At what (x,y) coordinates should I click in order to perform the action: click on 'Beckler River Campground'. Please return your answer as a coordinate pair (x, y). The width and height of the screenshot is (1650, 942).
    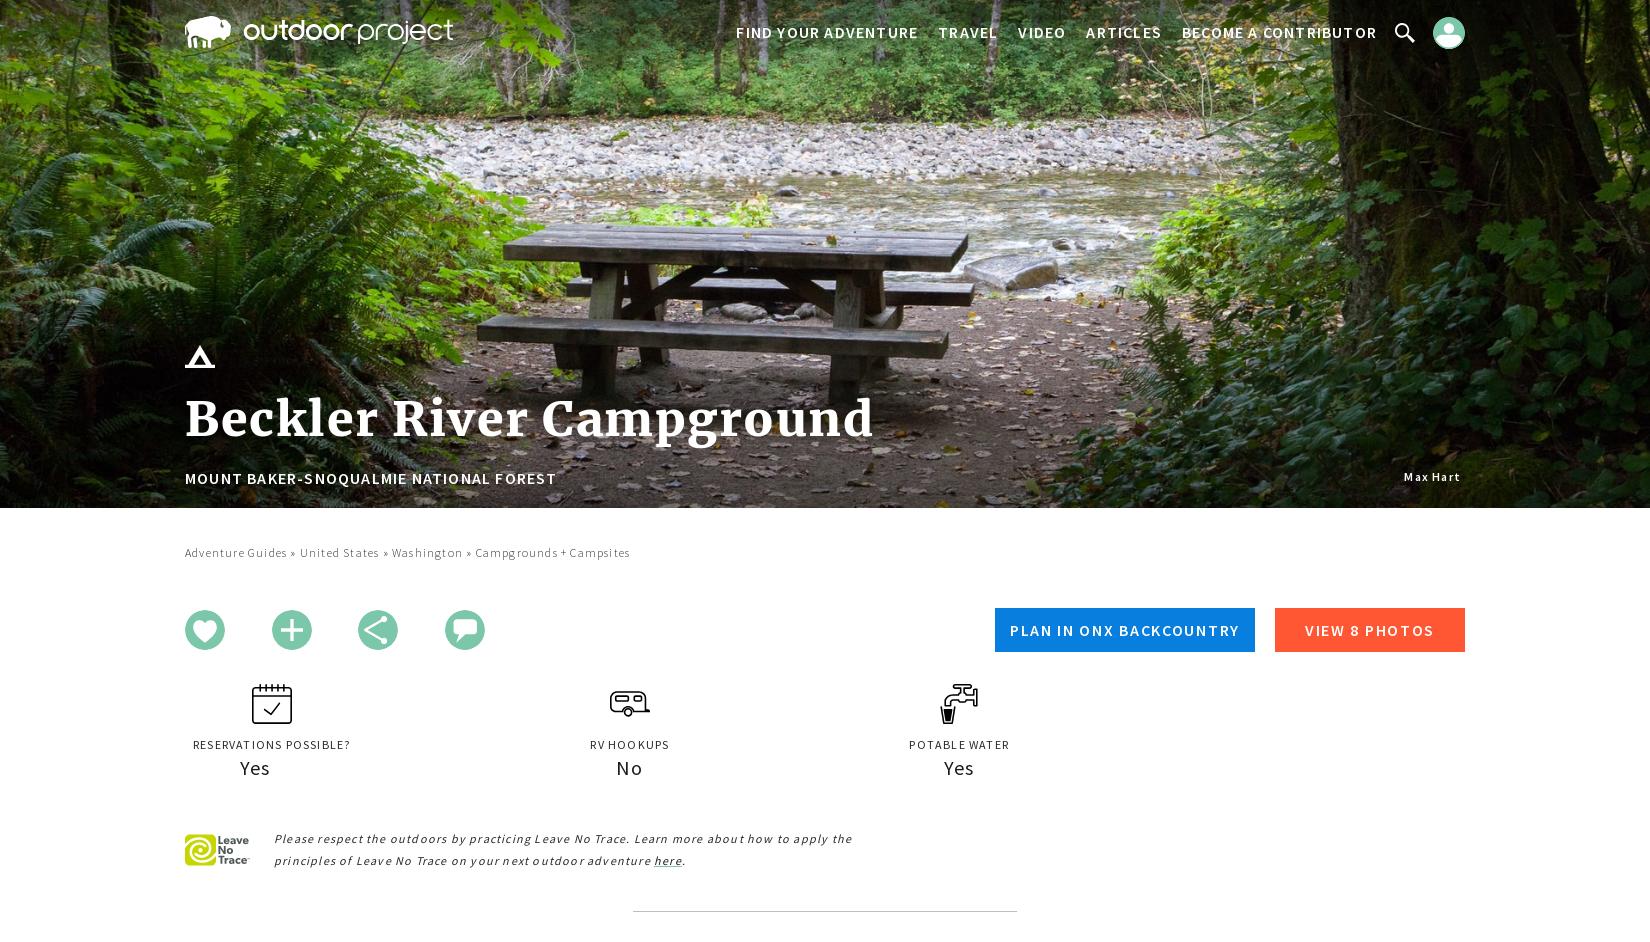
    Looking at the image, I should click on (528, 419).